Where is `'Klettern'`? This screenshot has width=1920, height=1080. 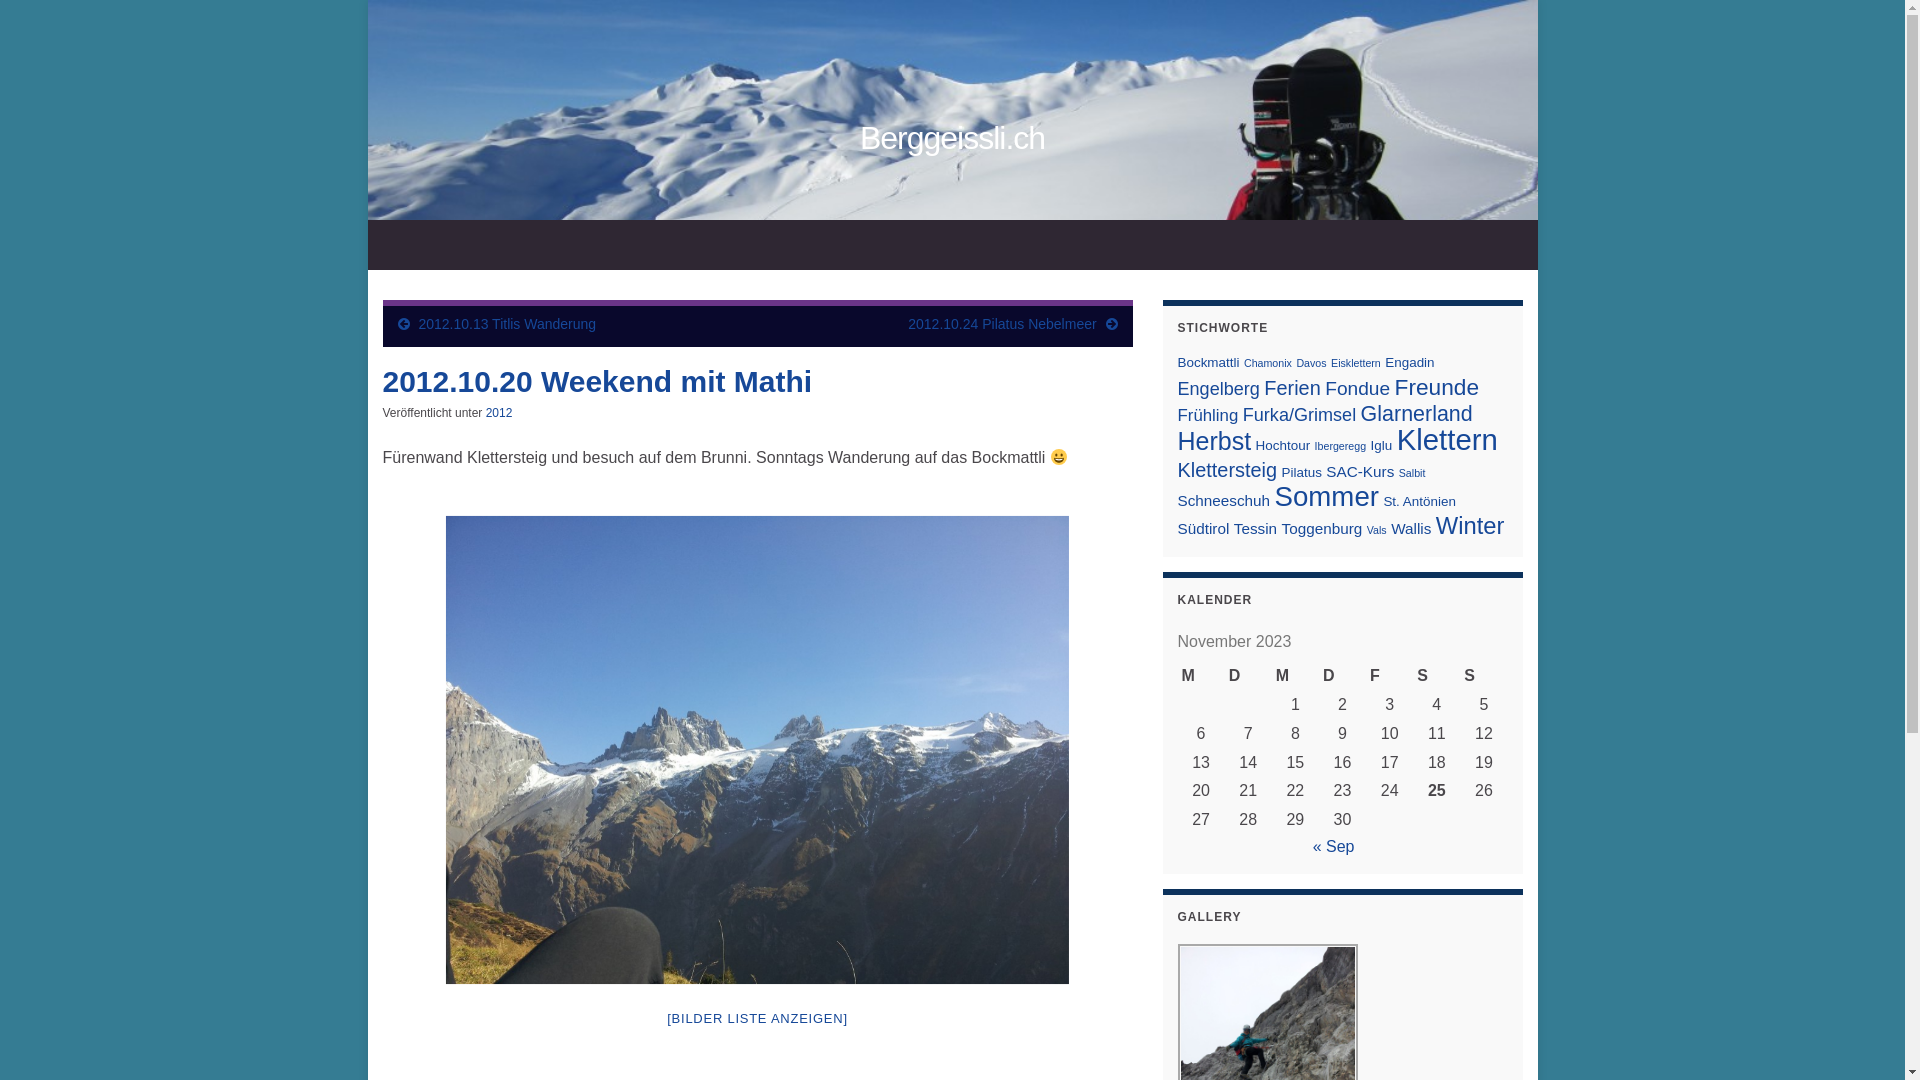
'Klettern' is located at coordinates (1395, 438).